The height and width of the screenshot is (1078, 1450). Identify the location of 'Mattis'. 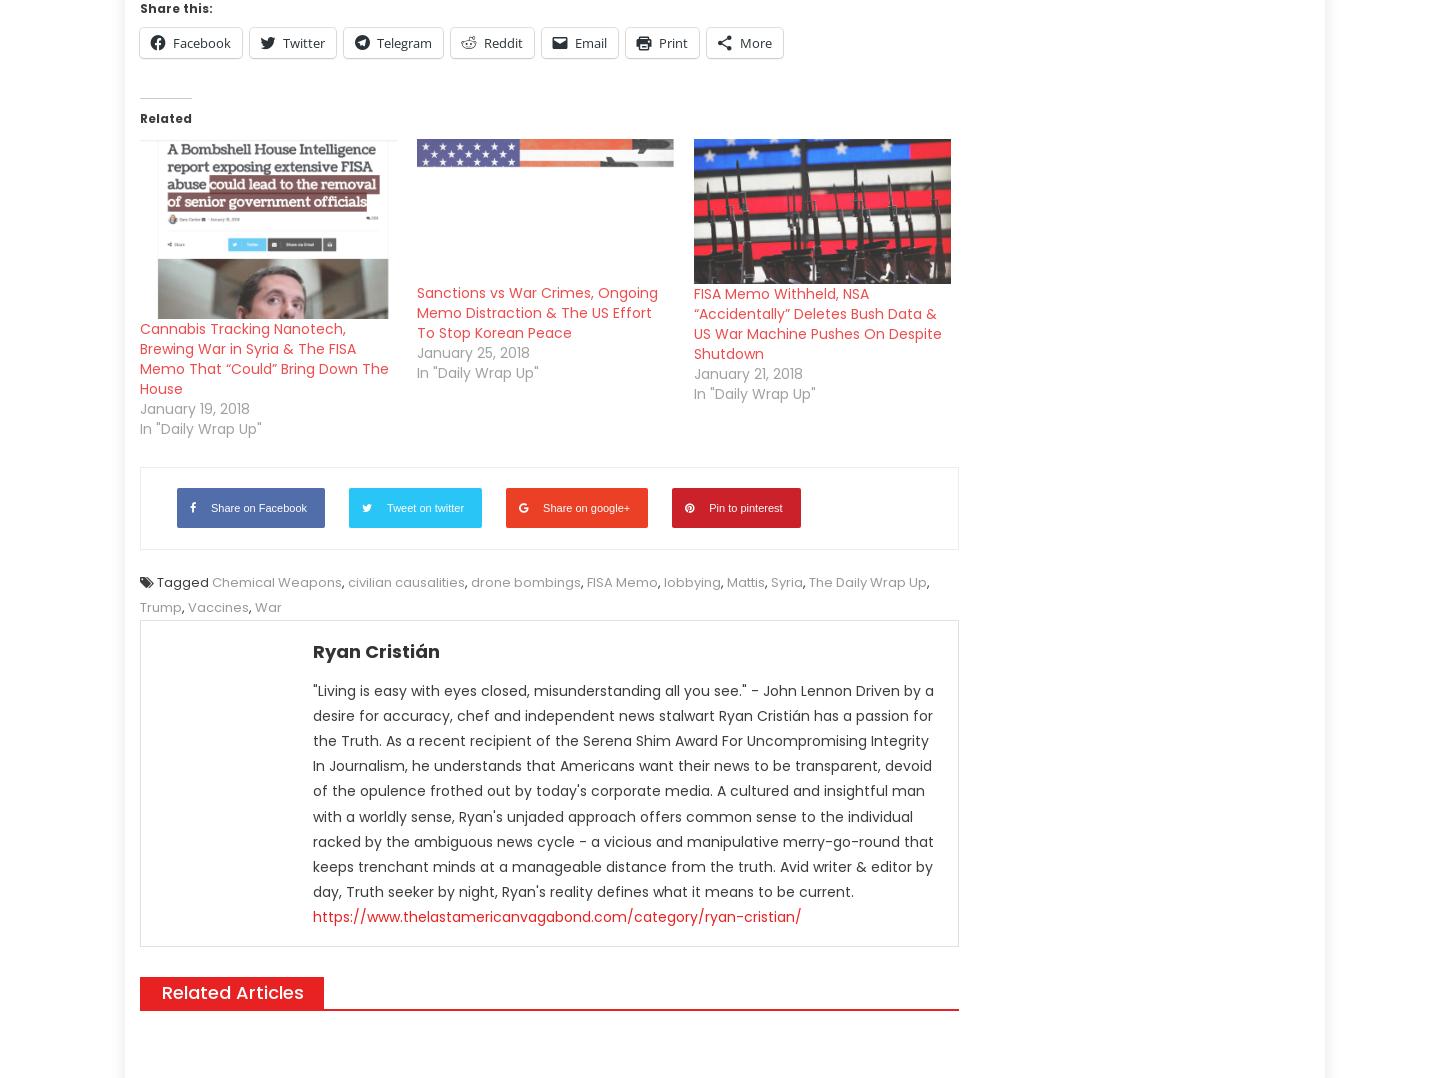
(746, 581).